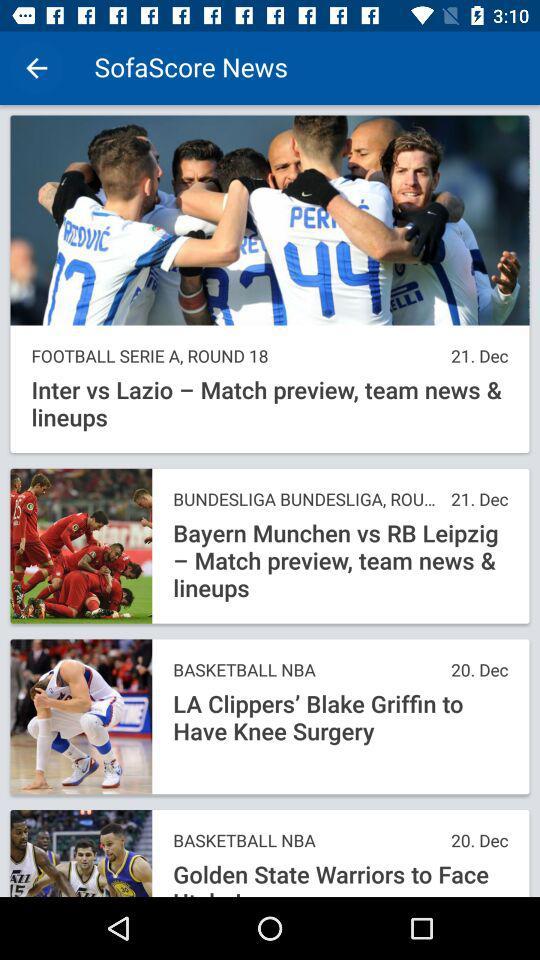 The width and height of the screenshot is (540, 960). I want to click on the item above the inter vs lazio icon, so click(235, 356).